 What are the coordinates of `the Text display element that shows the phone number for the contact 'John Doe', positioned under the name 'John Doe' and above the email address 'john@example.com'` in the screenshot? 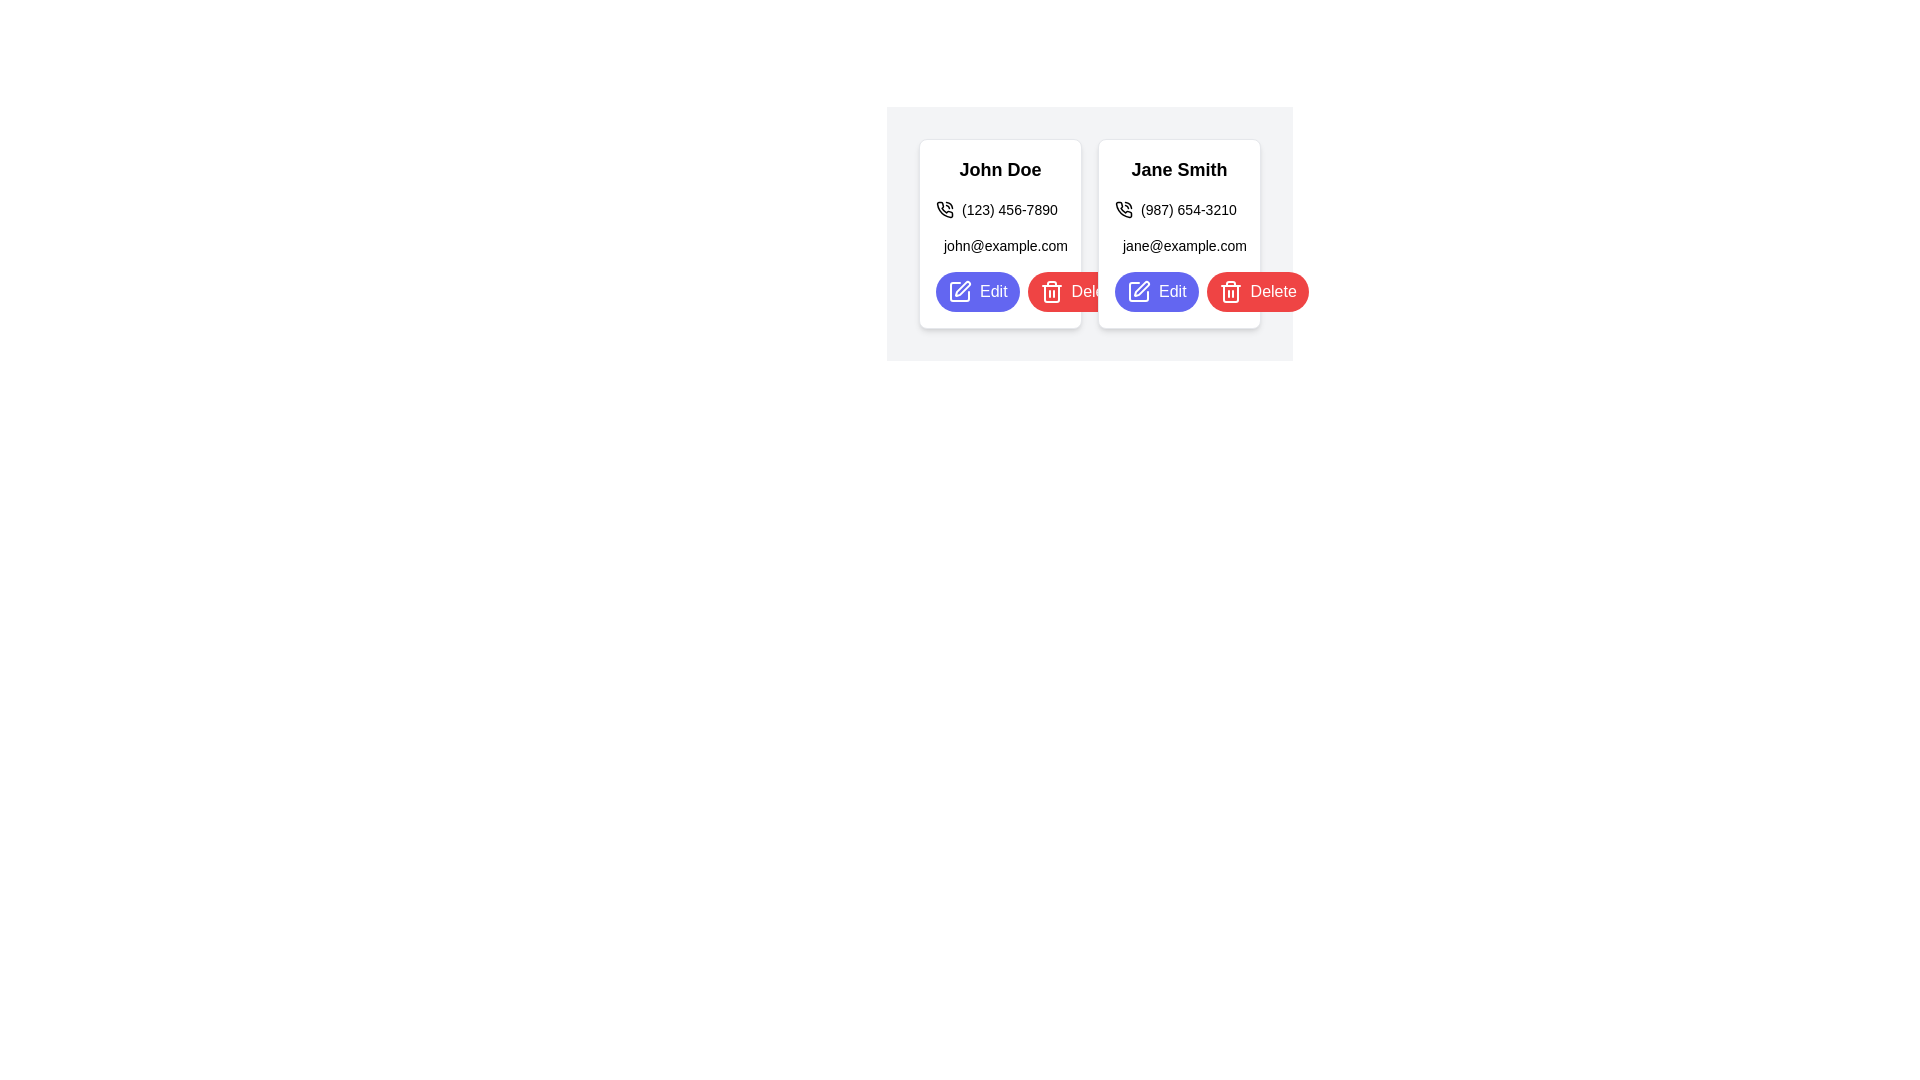 It's located at (1000, 209).